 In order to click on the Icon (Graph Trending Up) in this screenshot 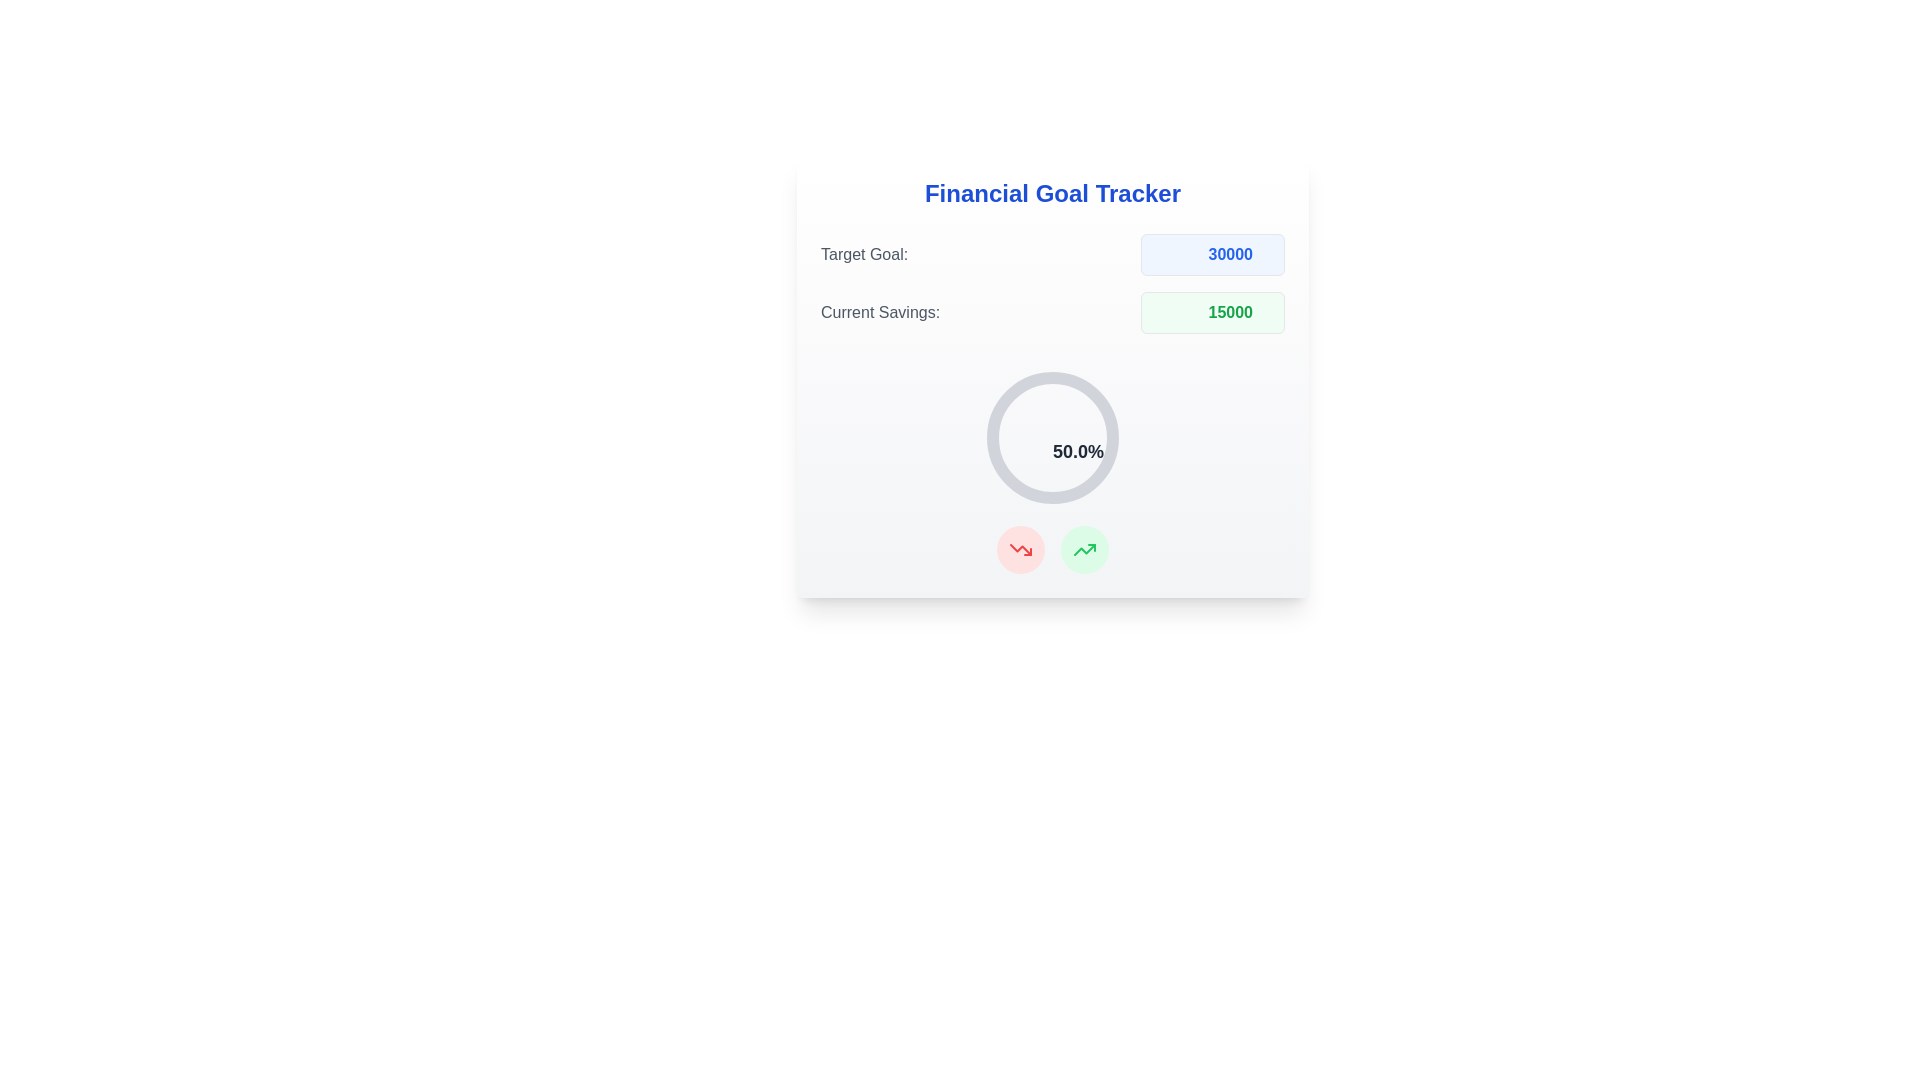, I will do `click(1083, 550)`.